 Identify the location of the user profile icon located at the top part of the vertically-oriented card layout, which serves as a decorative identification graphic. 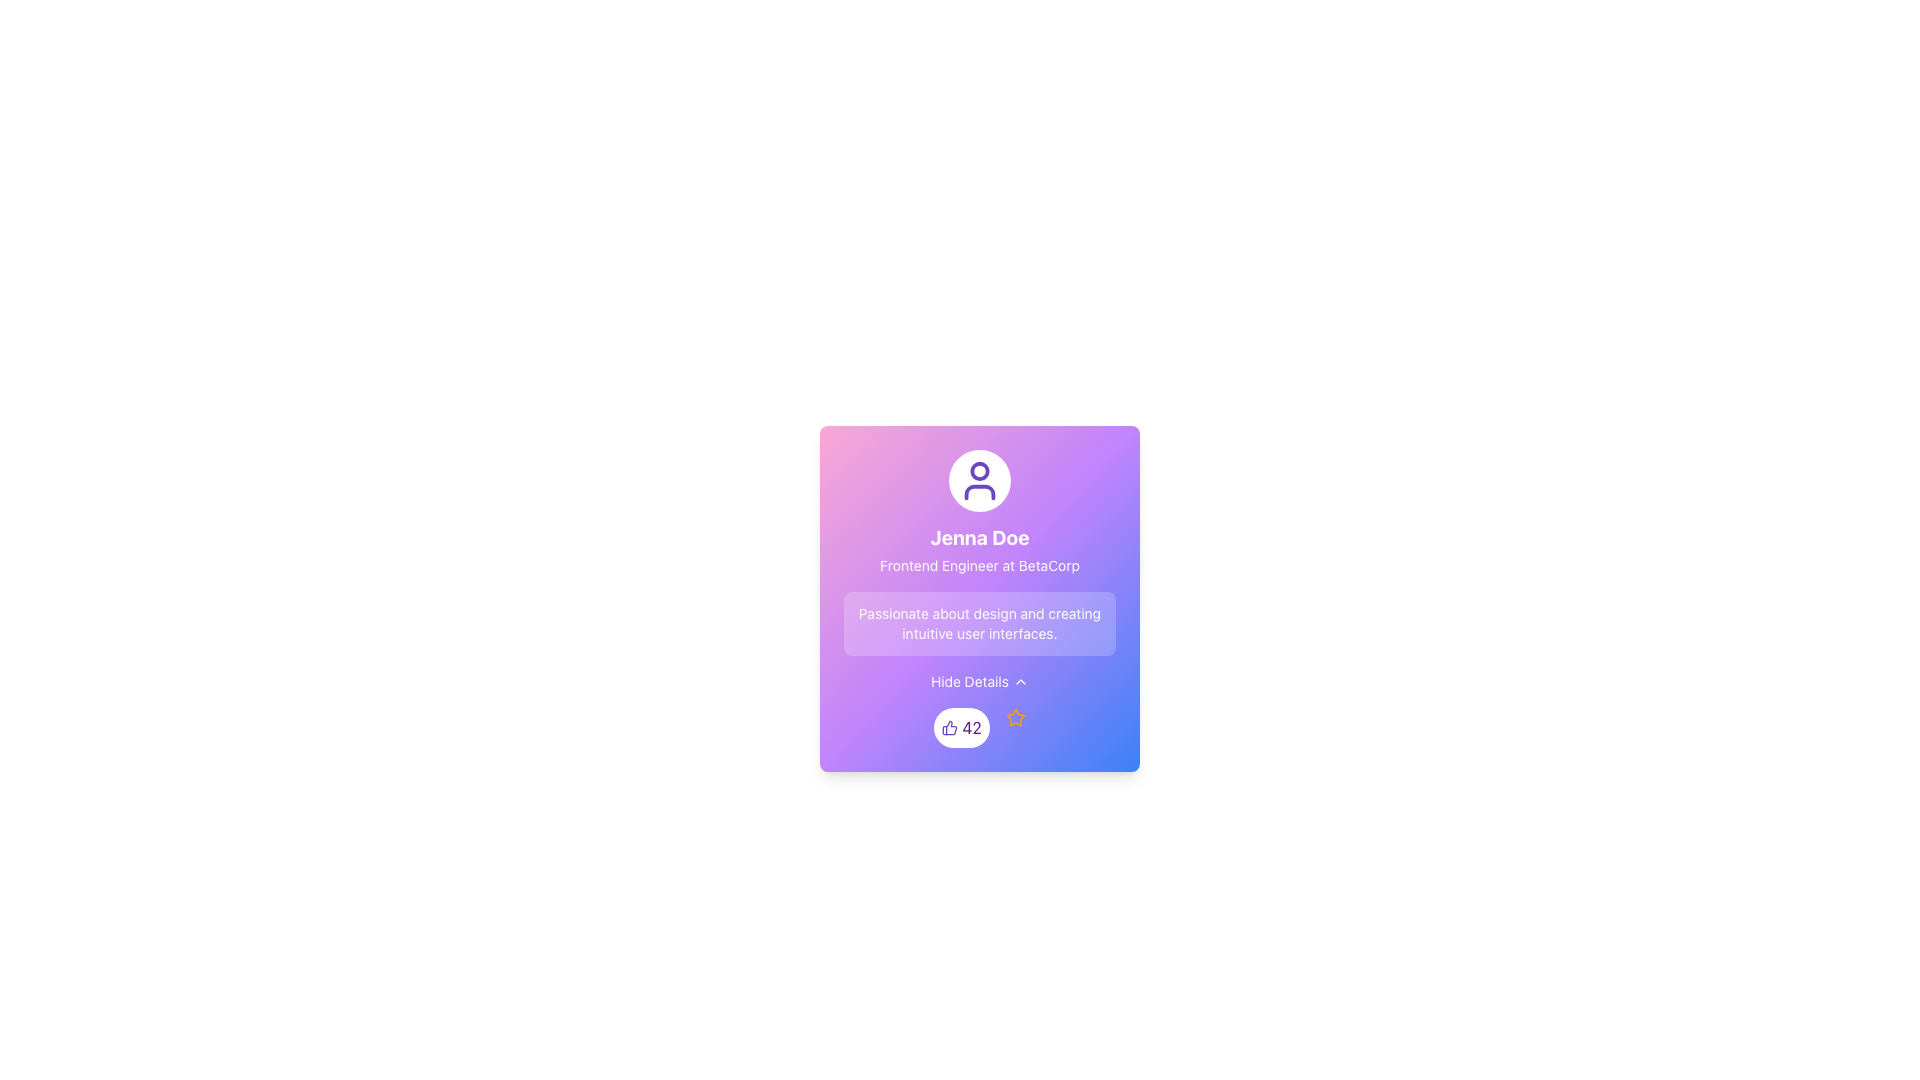
(979, 481).